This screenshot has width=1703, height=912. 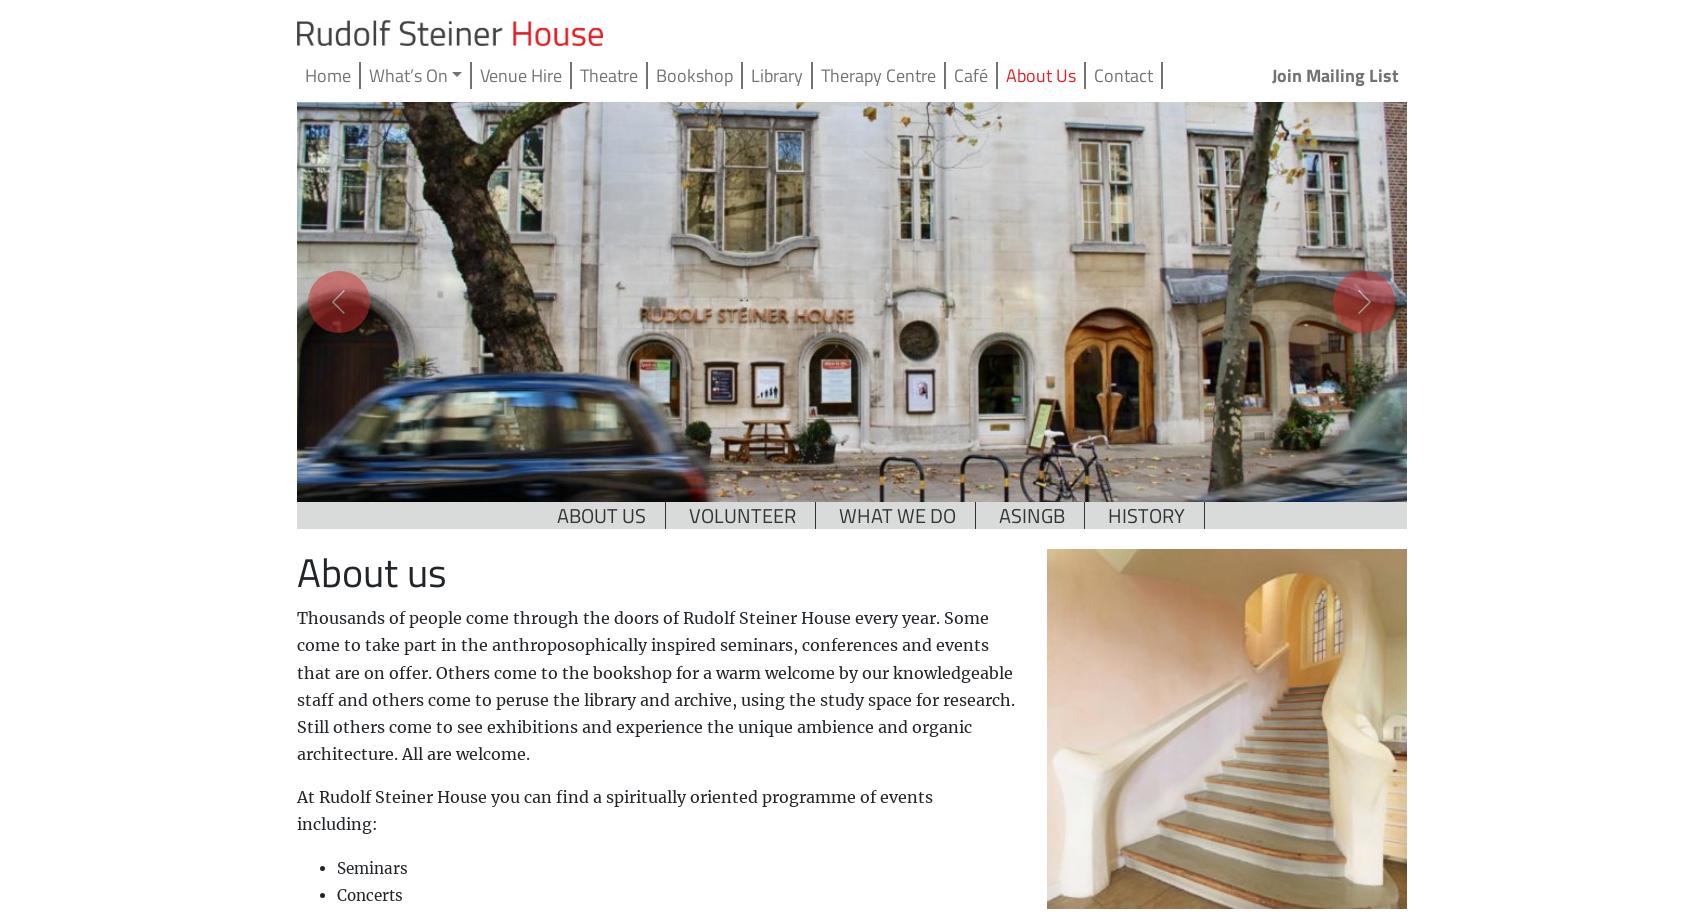 I want to click on 'WHAT WE DO', so click(x=839, y=513).